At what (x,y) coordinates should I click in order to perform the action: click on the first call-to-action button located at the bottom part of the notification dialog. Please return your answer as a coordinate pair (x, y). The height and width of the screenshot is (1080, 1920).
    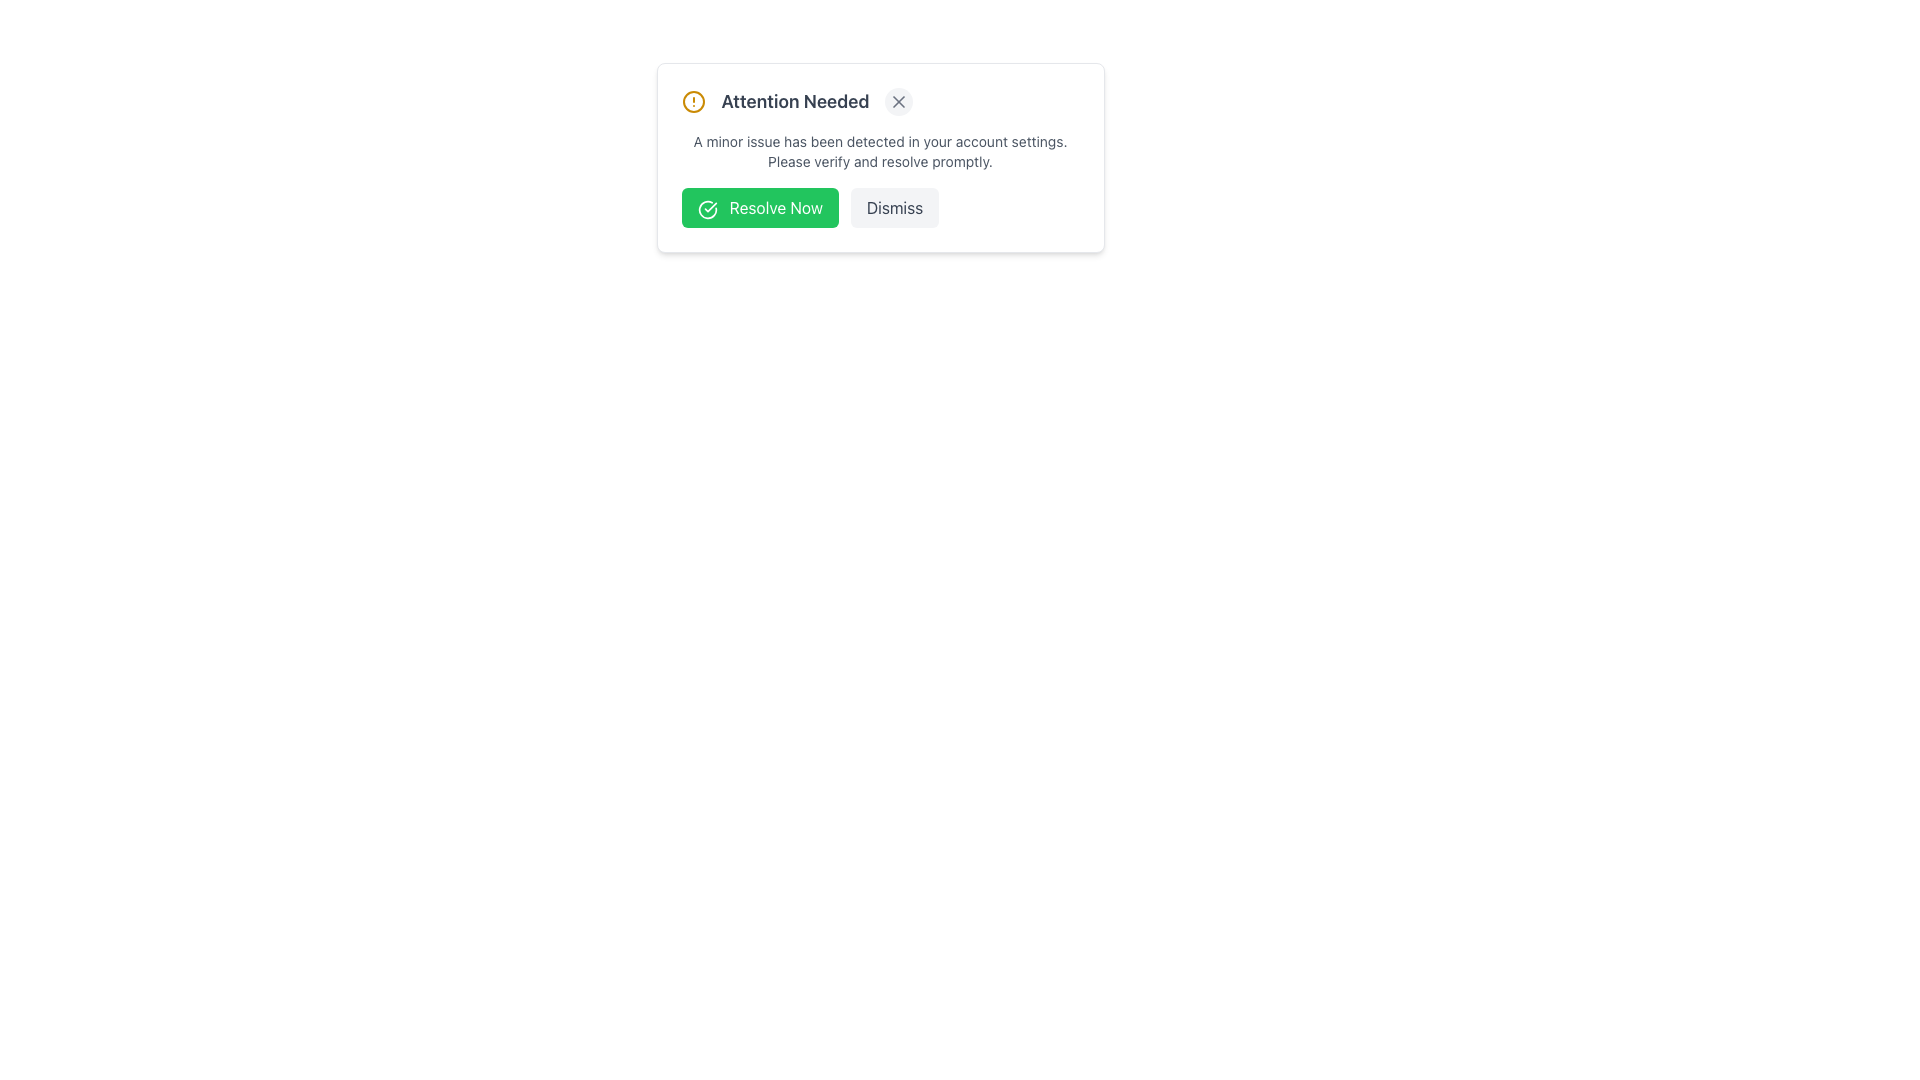
    Looking at the image, I should click on (759, 208).